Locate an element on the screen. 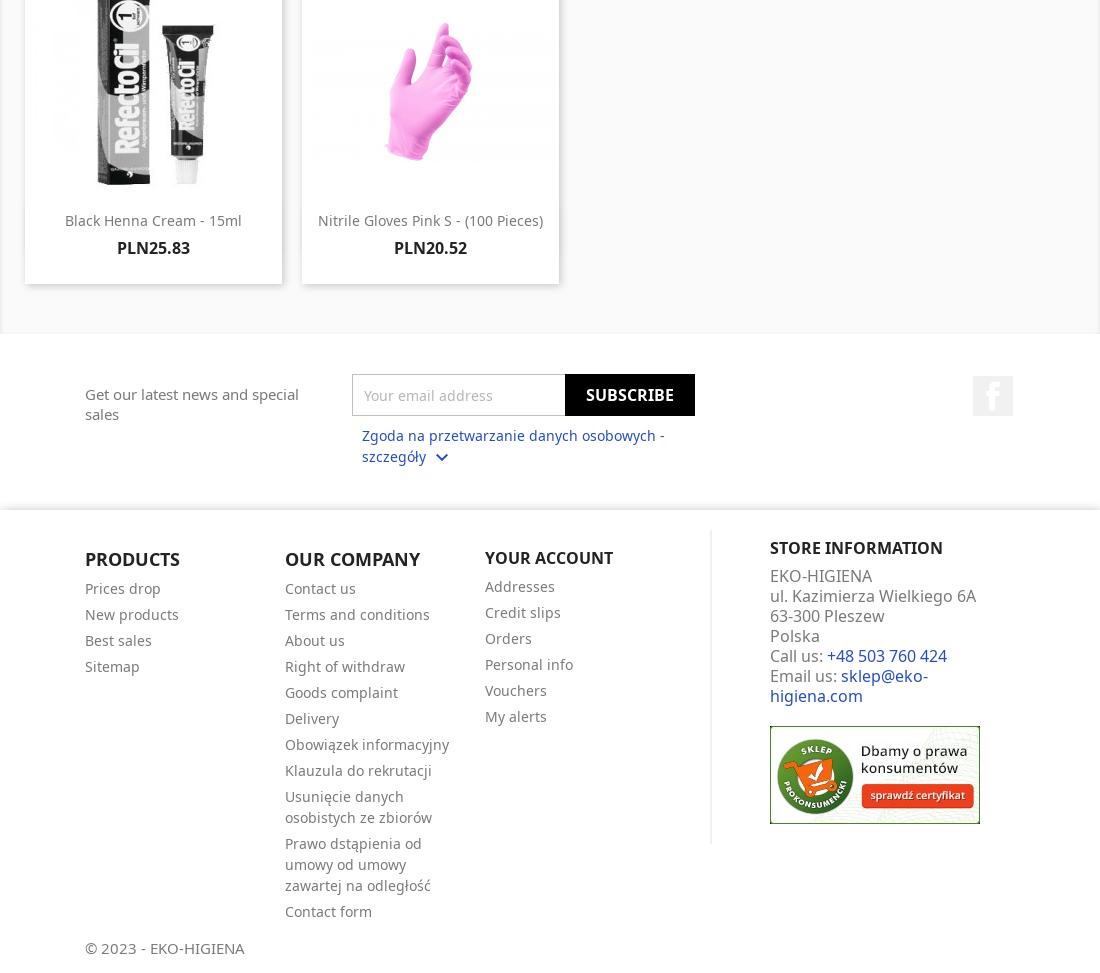  'Terms and conditions' is located at coordinates (284, 613).